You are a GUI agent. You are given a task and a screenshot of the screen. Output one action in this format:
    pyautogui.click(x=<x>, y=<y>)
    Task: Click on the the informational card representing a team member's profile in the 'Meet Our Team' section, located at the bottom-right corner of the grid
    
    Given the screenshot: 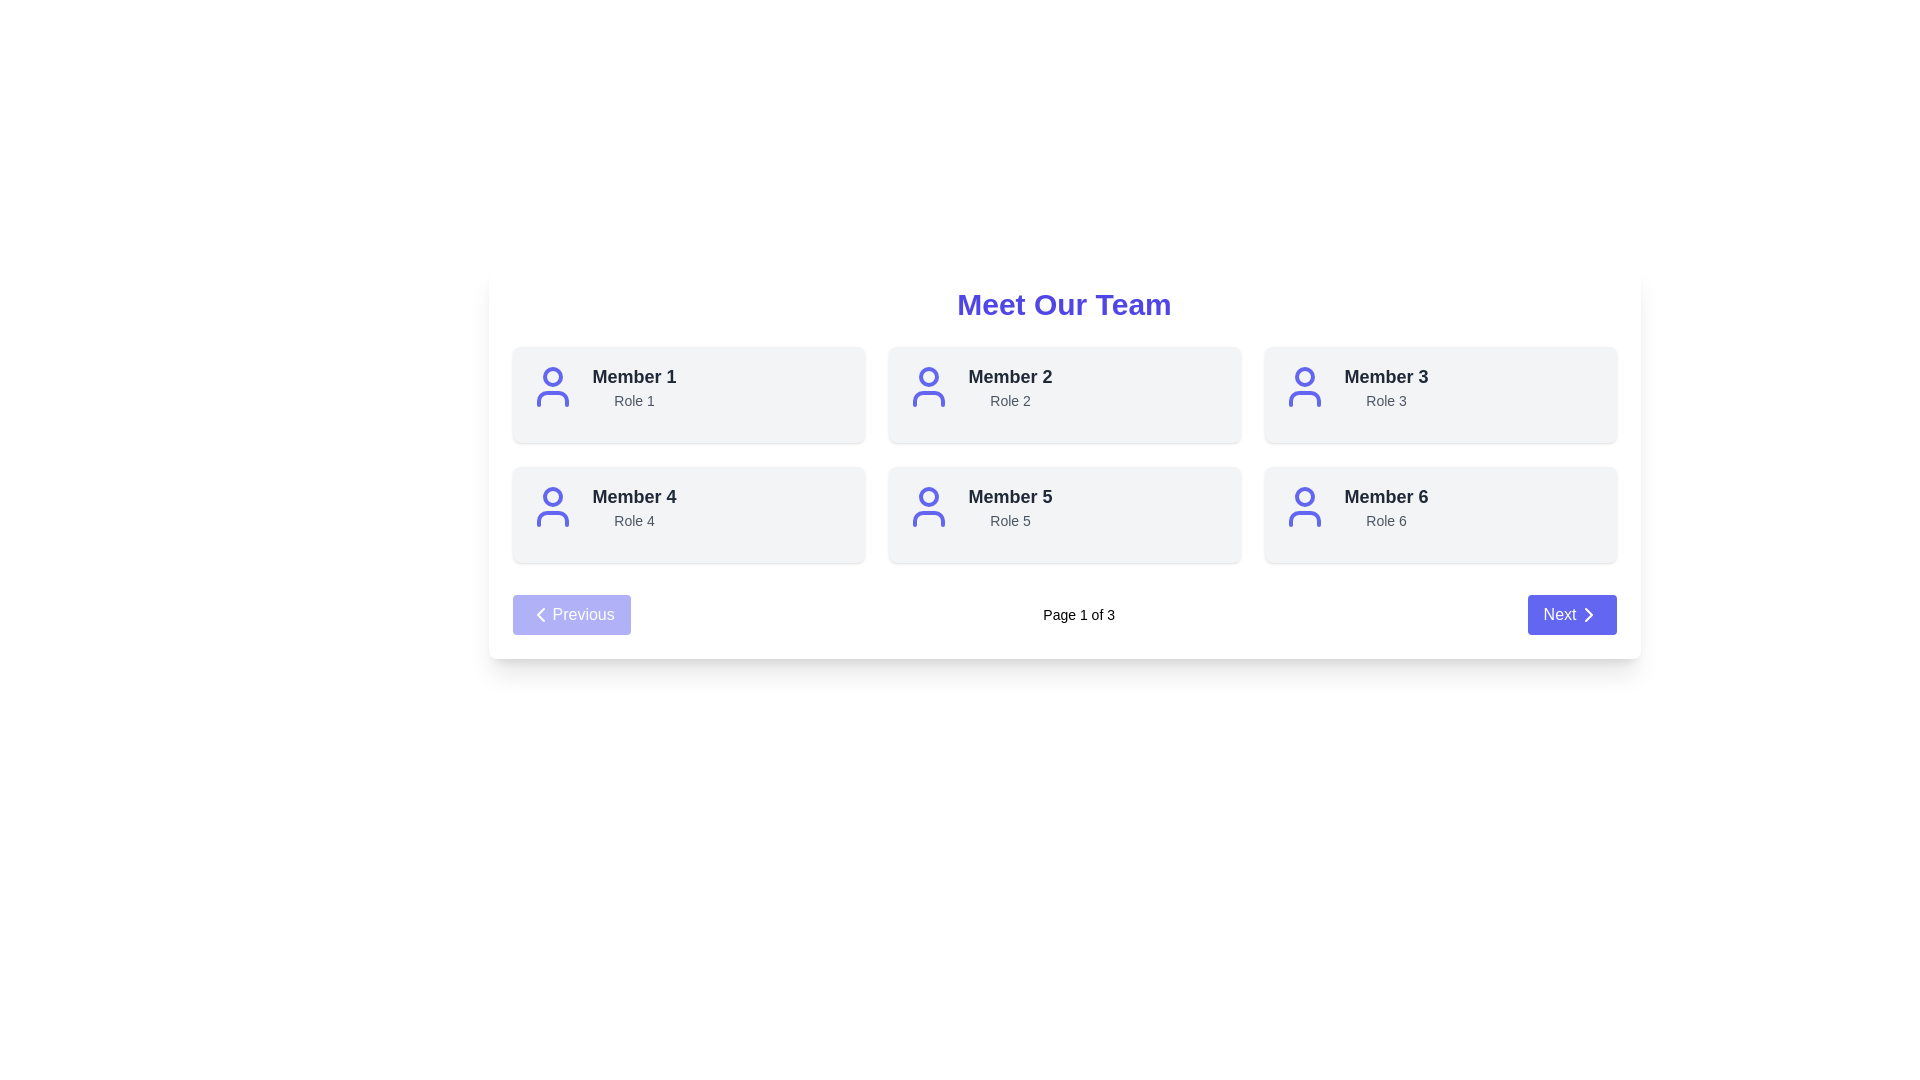 What is the action you would take?
    pyautogui.click(x=1440, y=505)
    